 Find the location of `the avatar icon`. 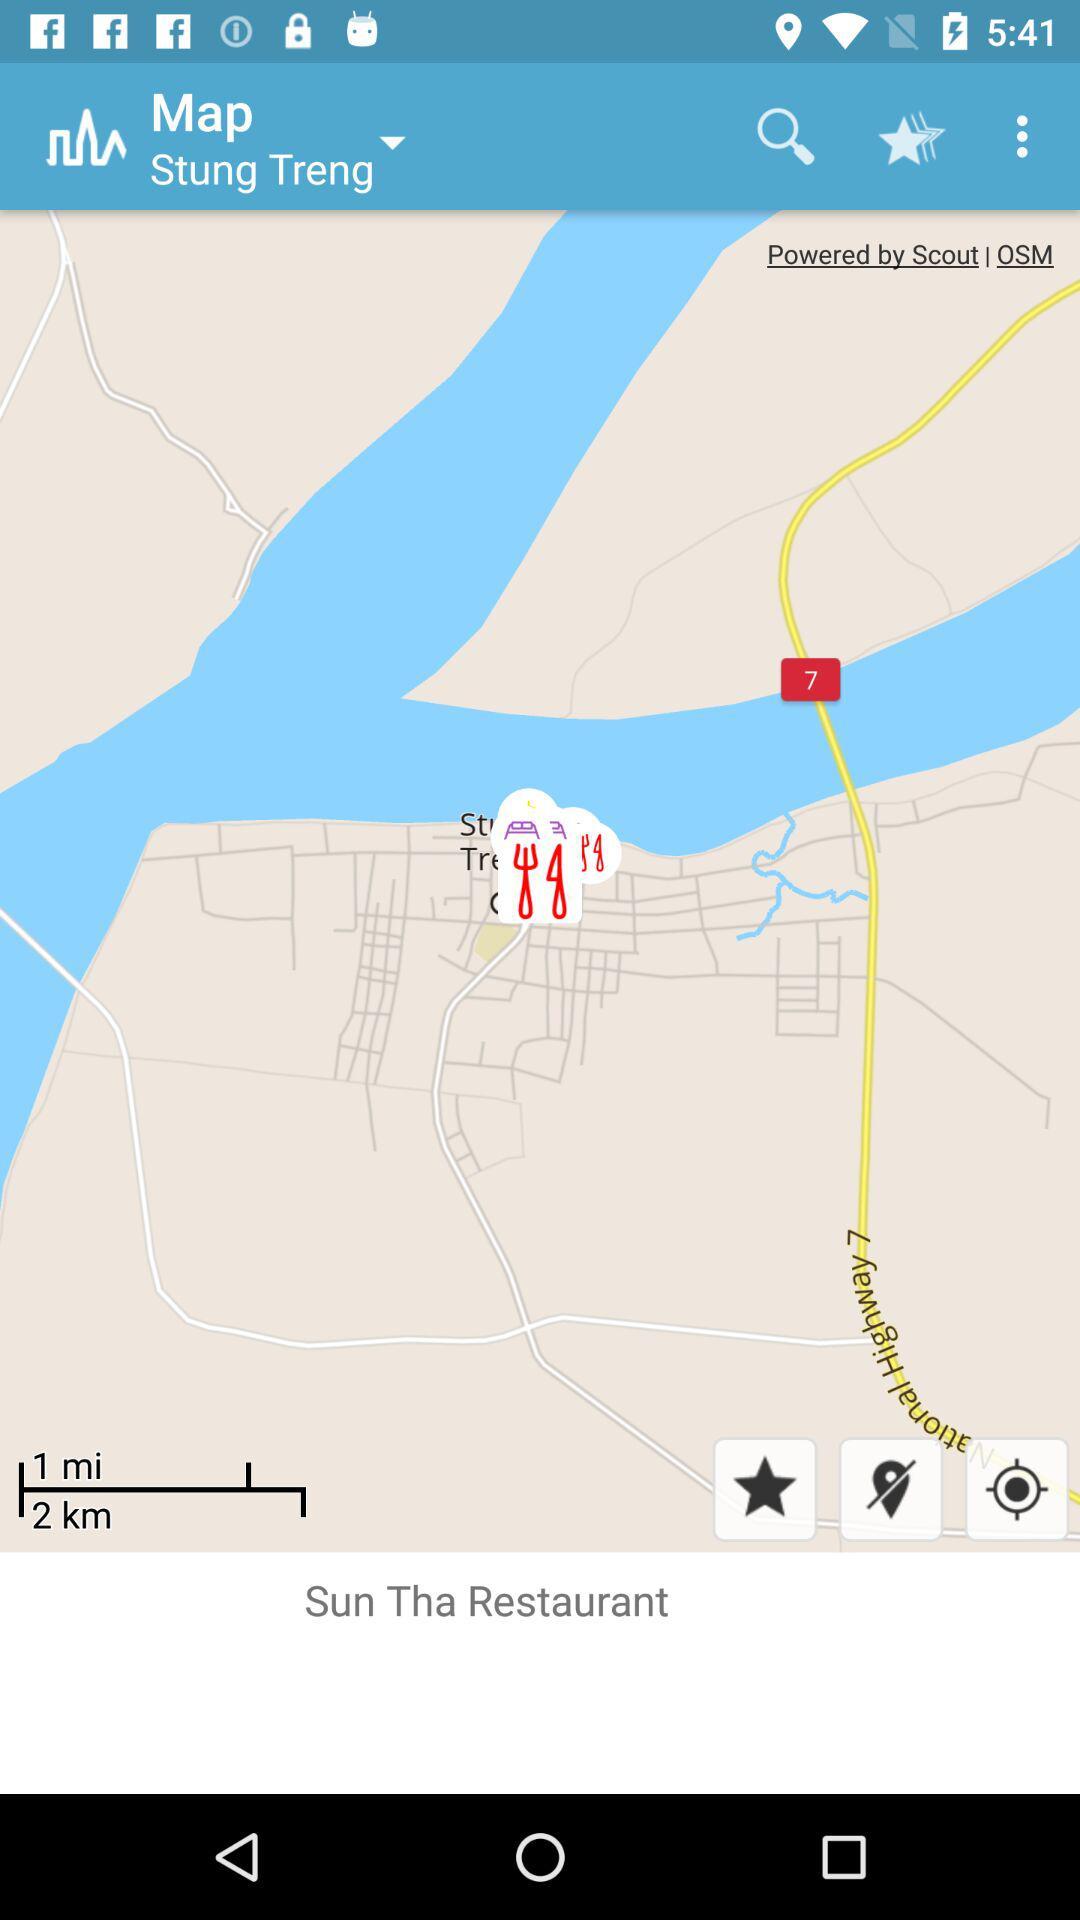

the avatar icon is located at coordinates (563, 848).